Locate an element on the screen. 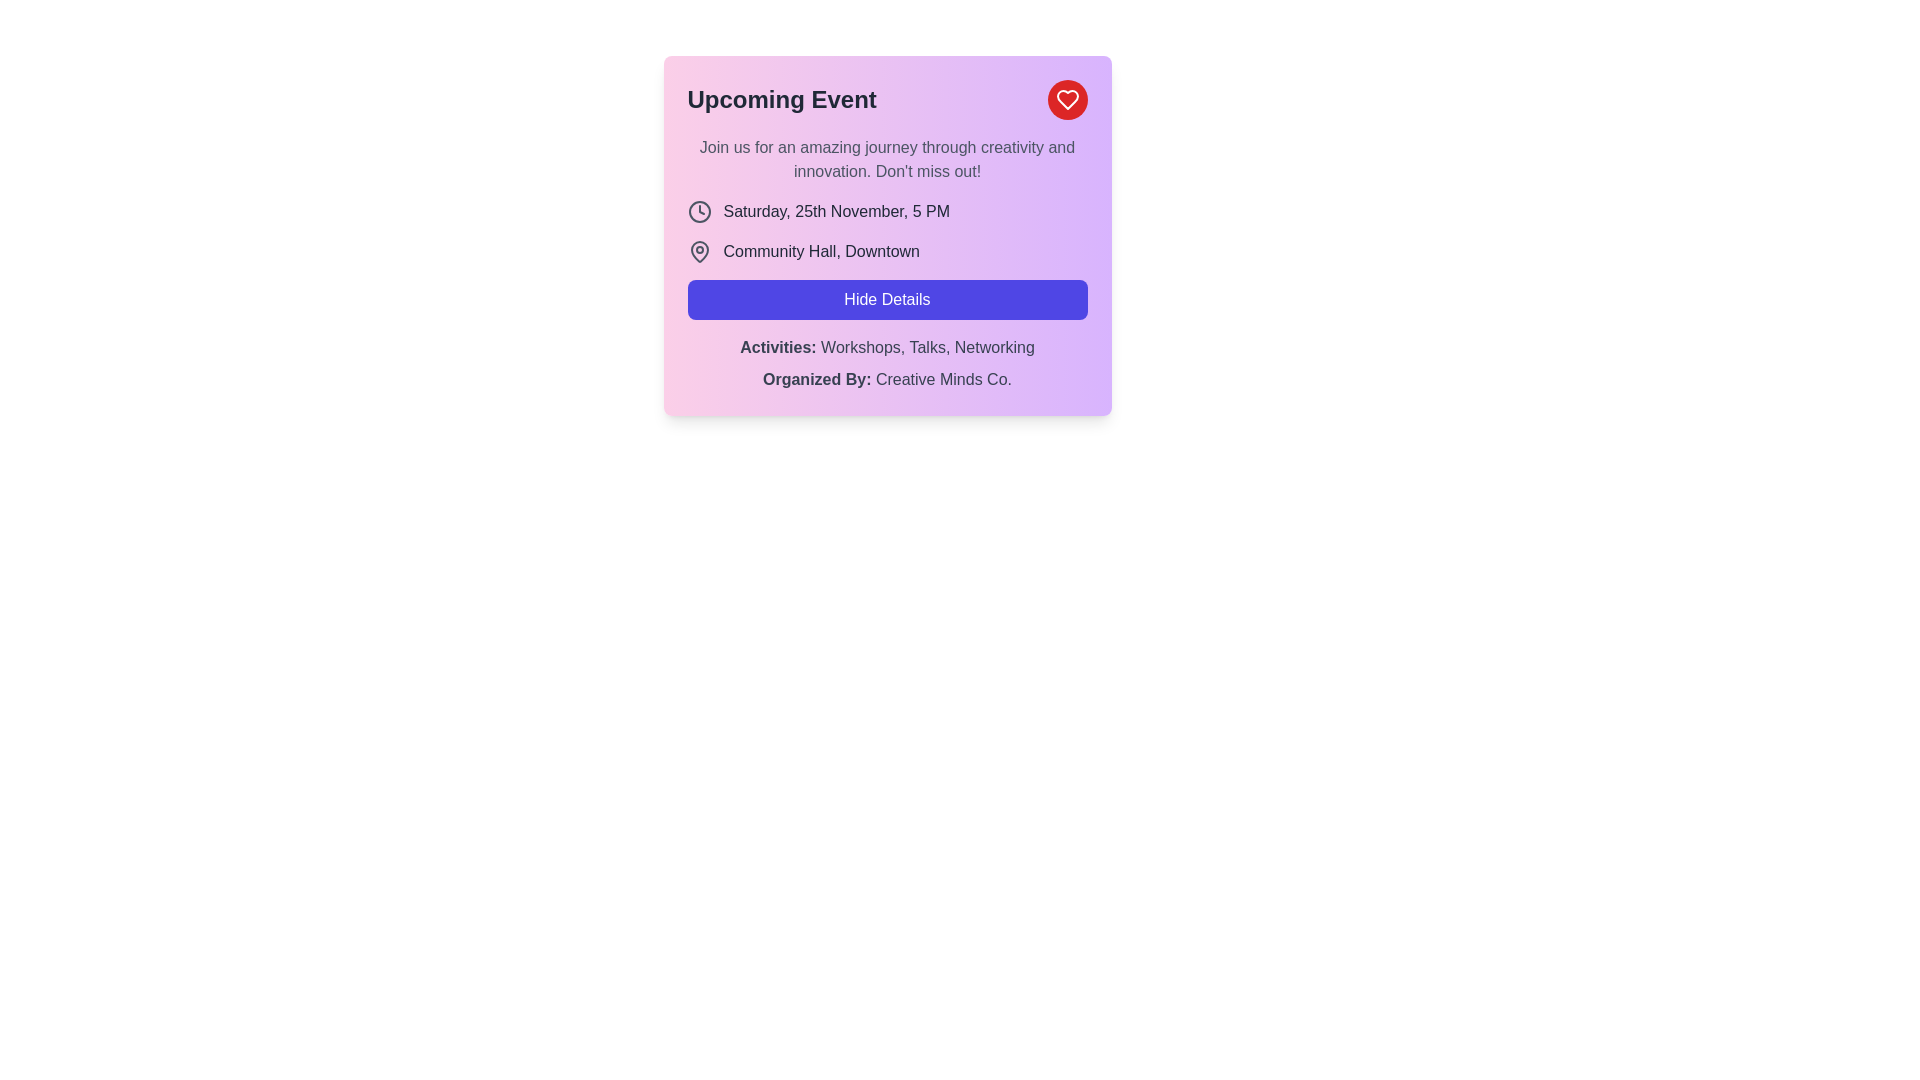 Image resolution: width=1920 pixels, height=1080 pixels. text block styled in gray, located under the title 'Upcoming Event', which contains the content: 'Join us for an amazing journey through creativity and innovation. Don't miss out!' is located at coordinates (886, 158).